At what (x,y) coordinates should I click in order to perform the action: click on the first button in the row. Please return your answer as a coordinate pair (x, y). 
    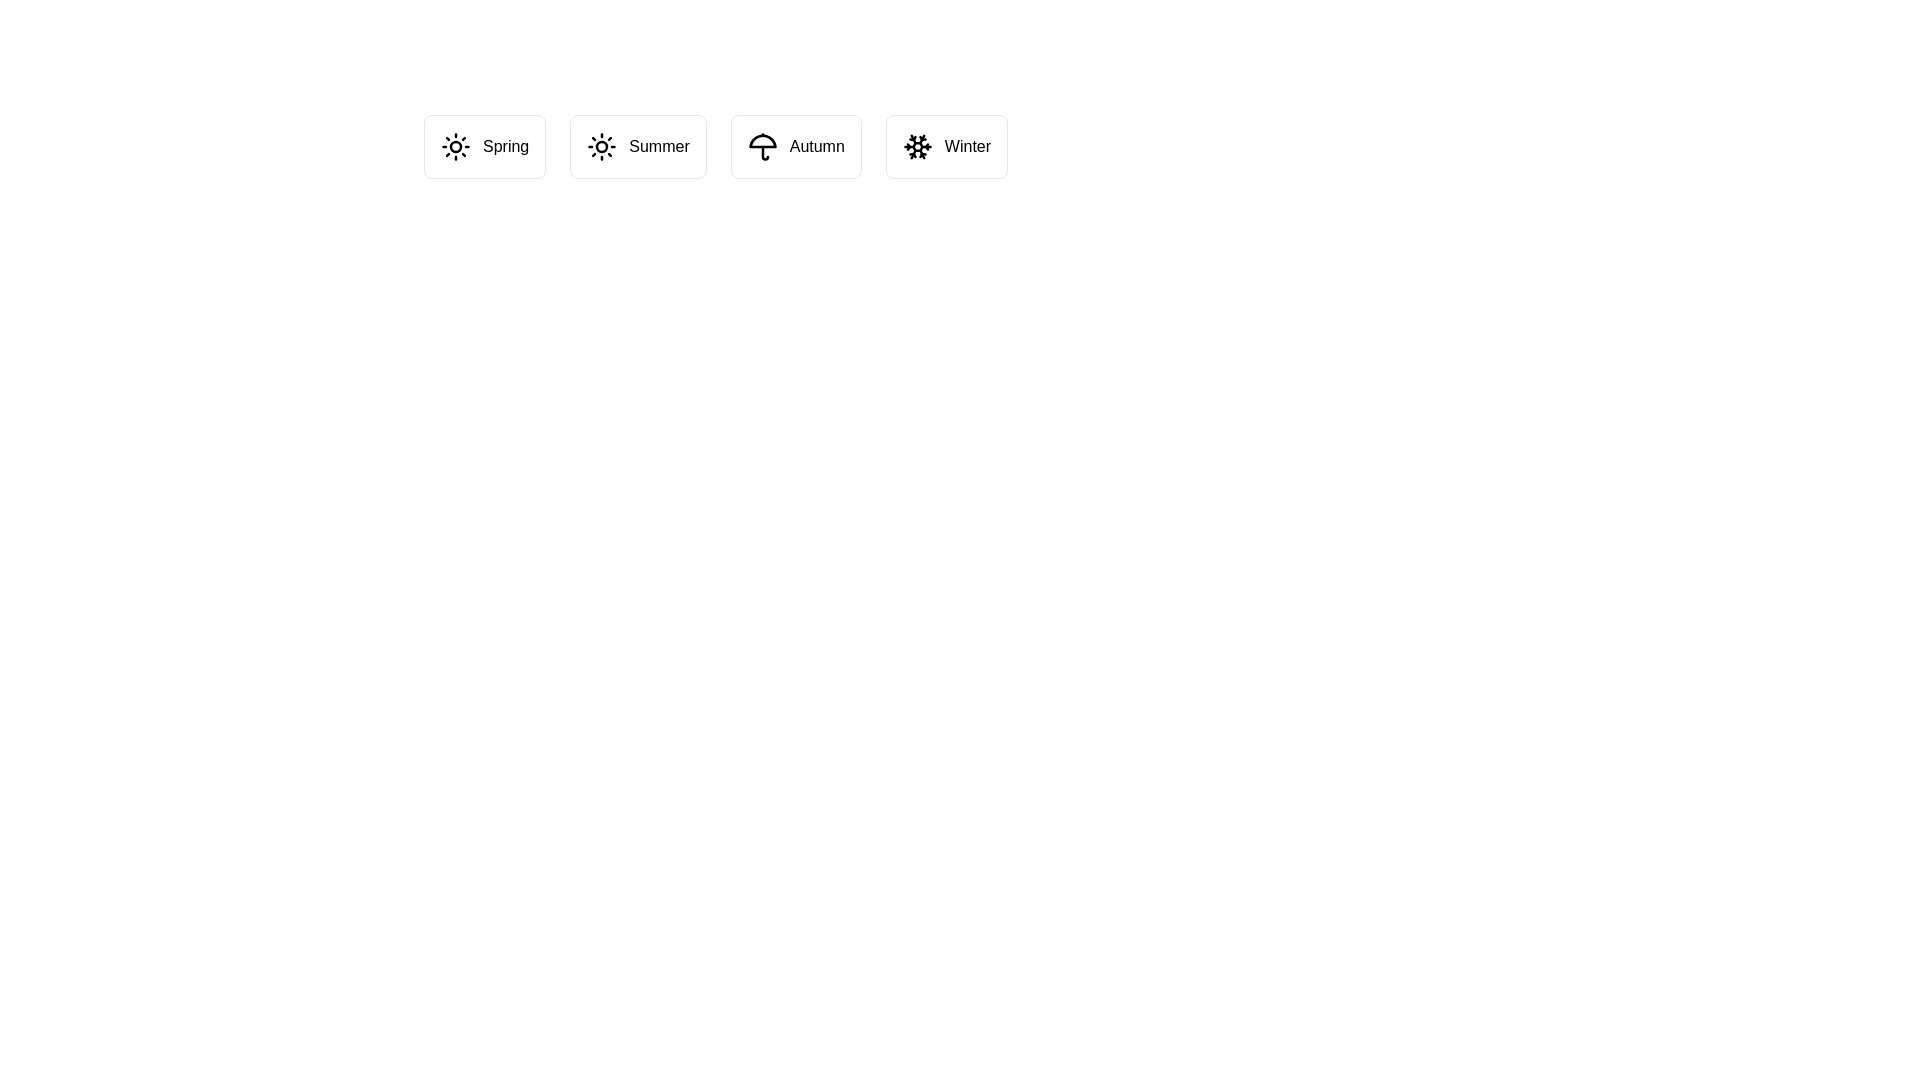
    Looking at the image, I should click on (485, 145).